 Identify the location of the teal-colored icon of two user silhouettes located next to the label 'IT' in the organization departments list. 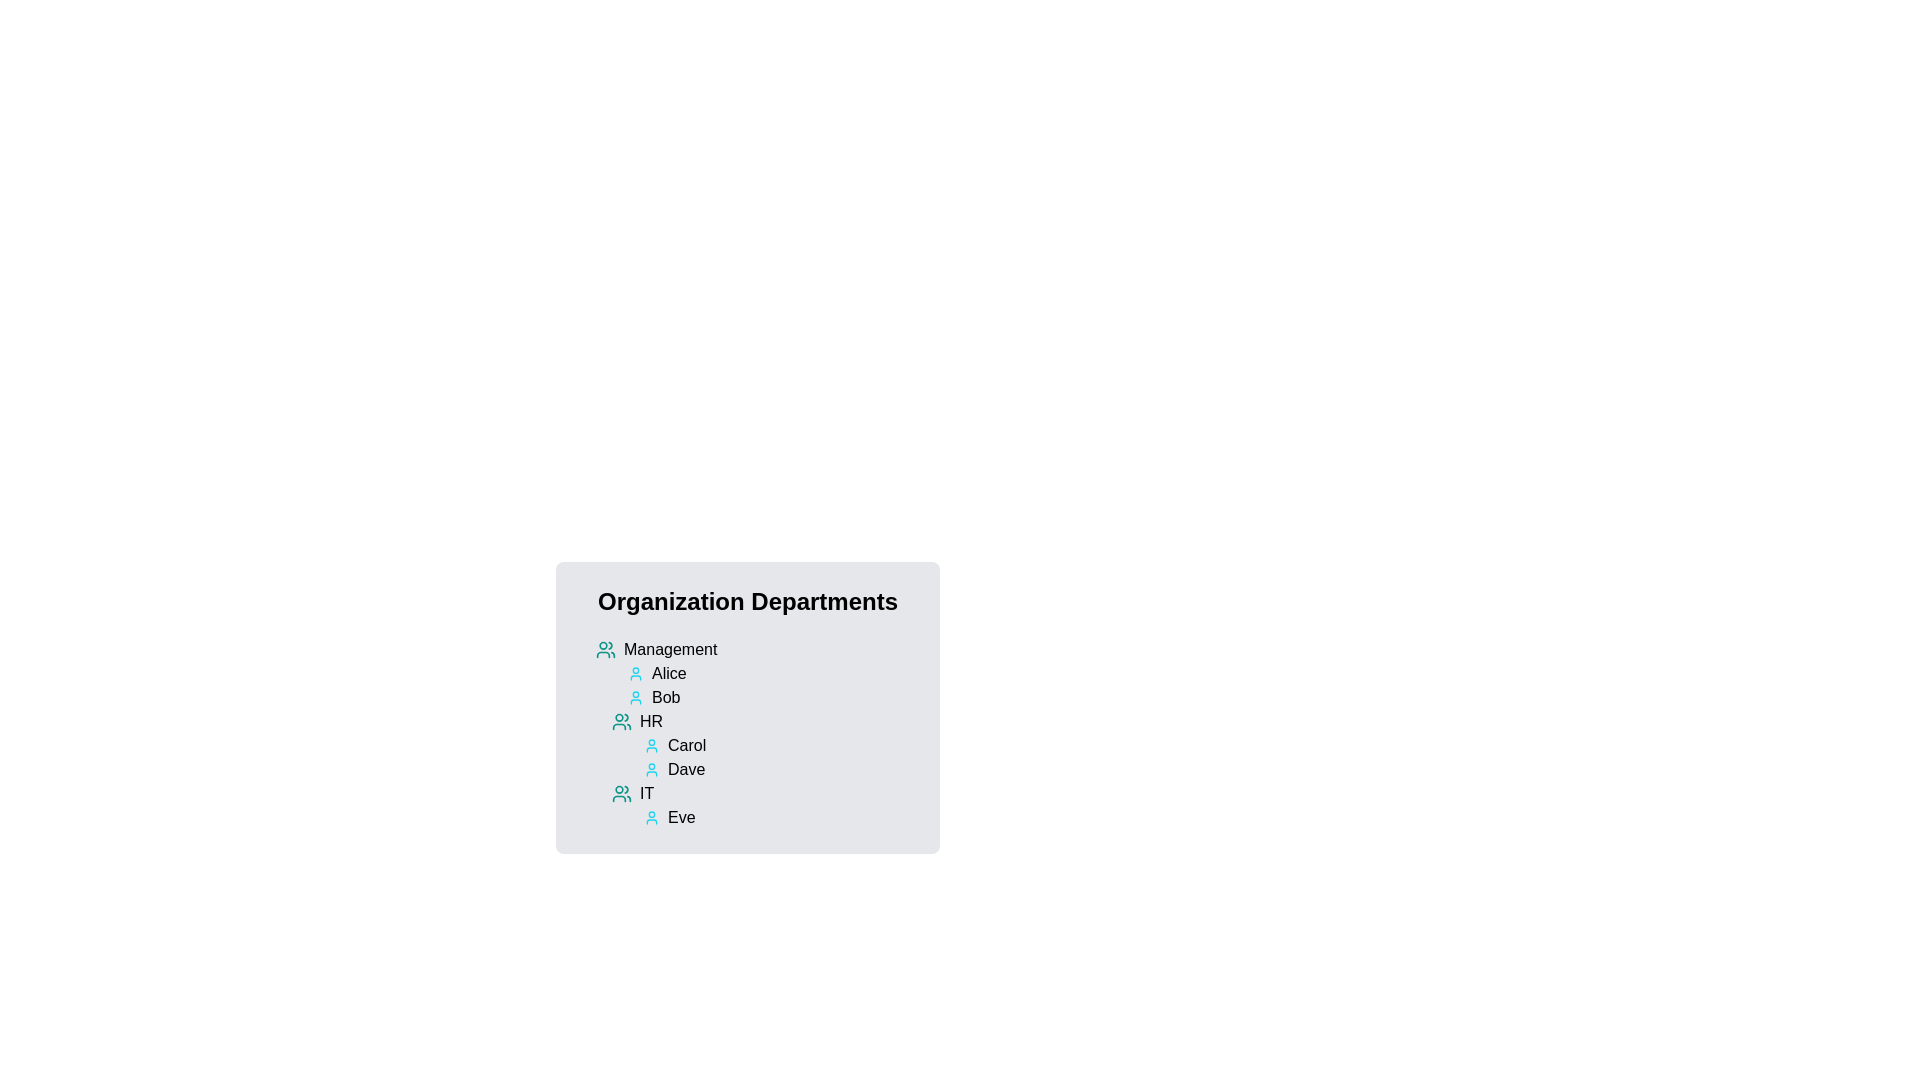
(621, 793).